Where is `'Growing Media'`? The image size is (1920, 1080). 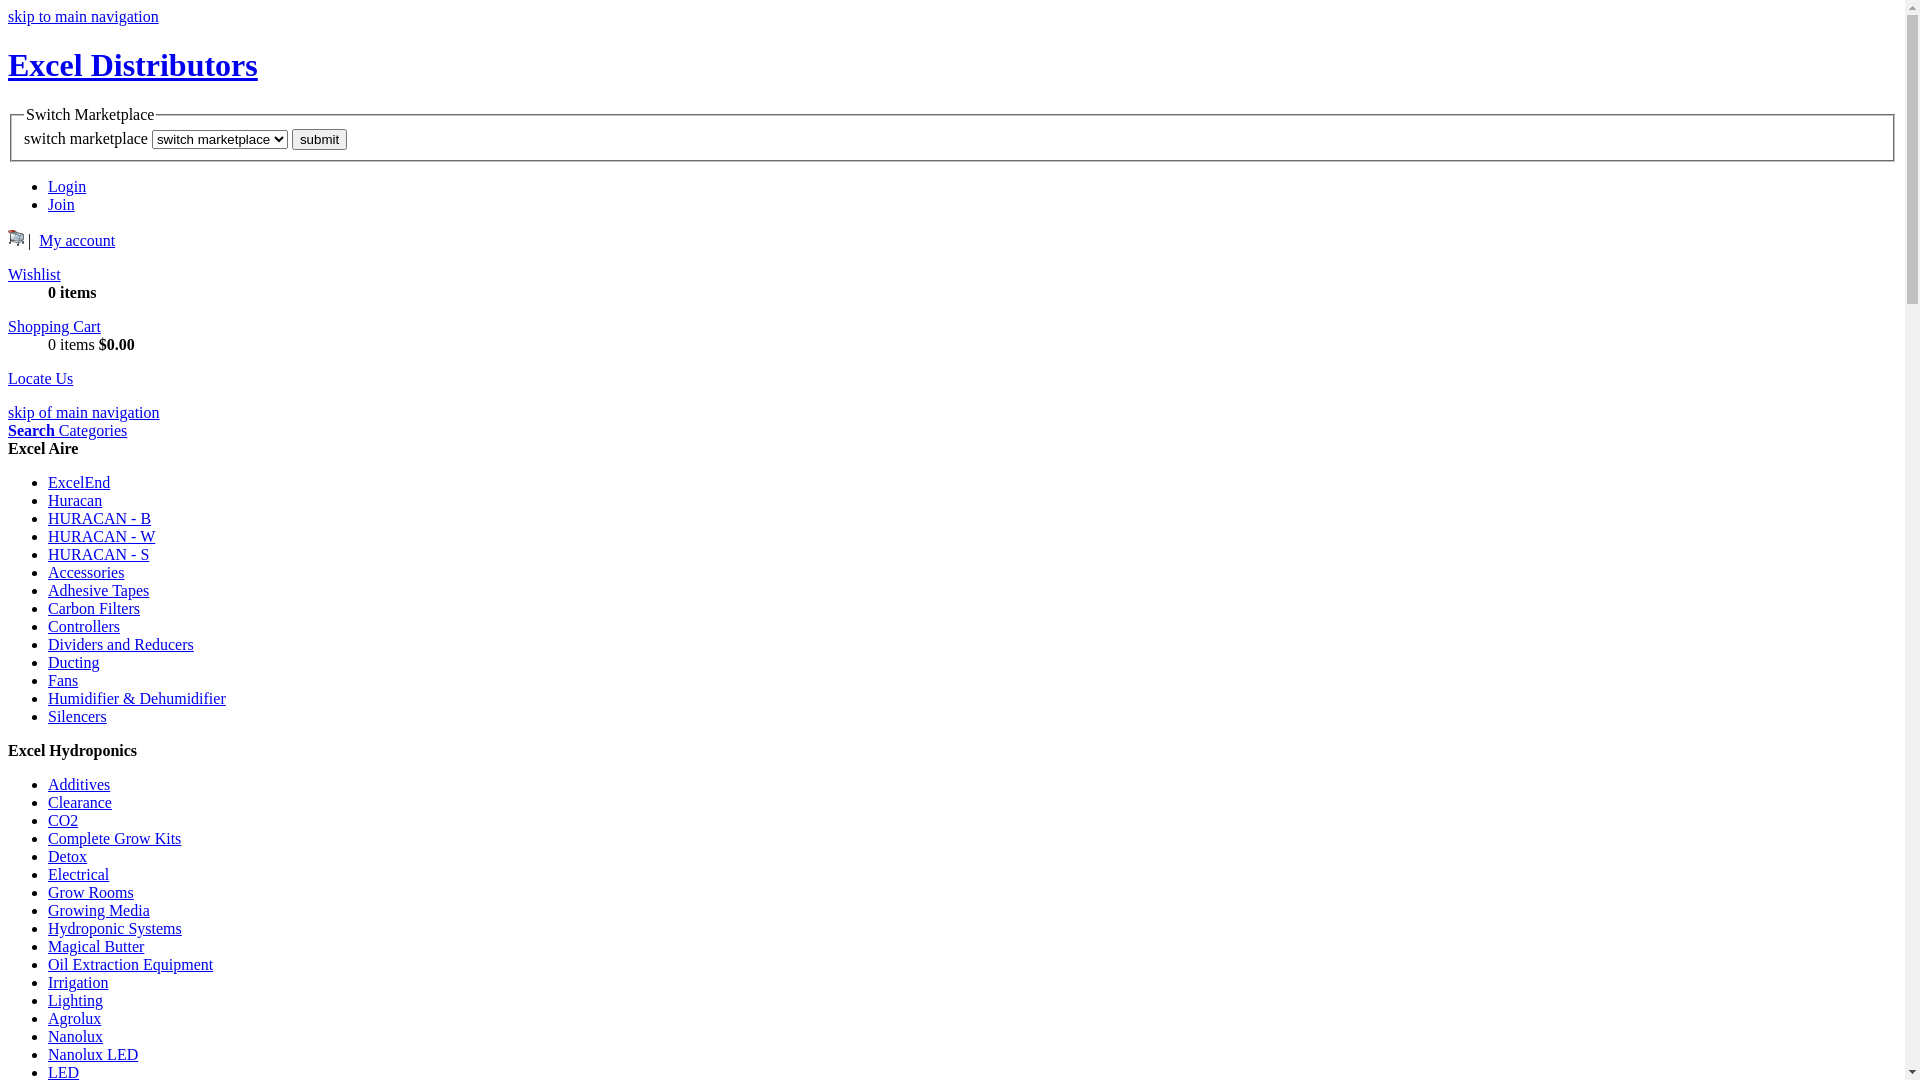 'Growing Media' is located at coordinates (98, 910).